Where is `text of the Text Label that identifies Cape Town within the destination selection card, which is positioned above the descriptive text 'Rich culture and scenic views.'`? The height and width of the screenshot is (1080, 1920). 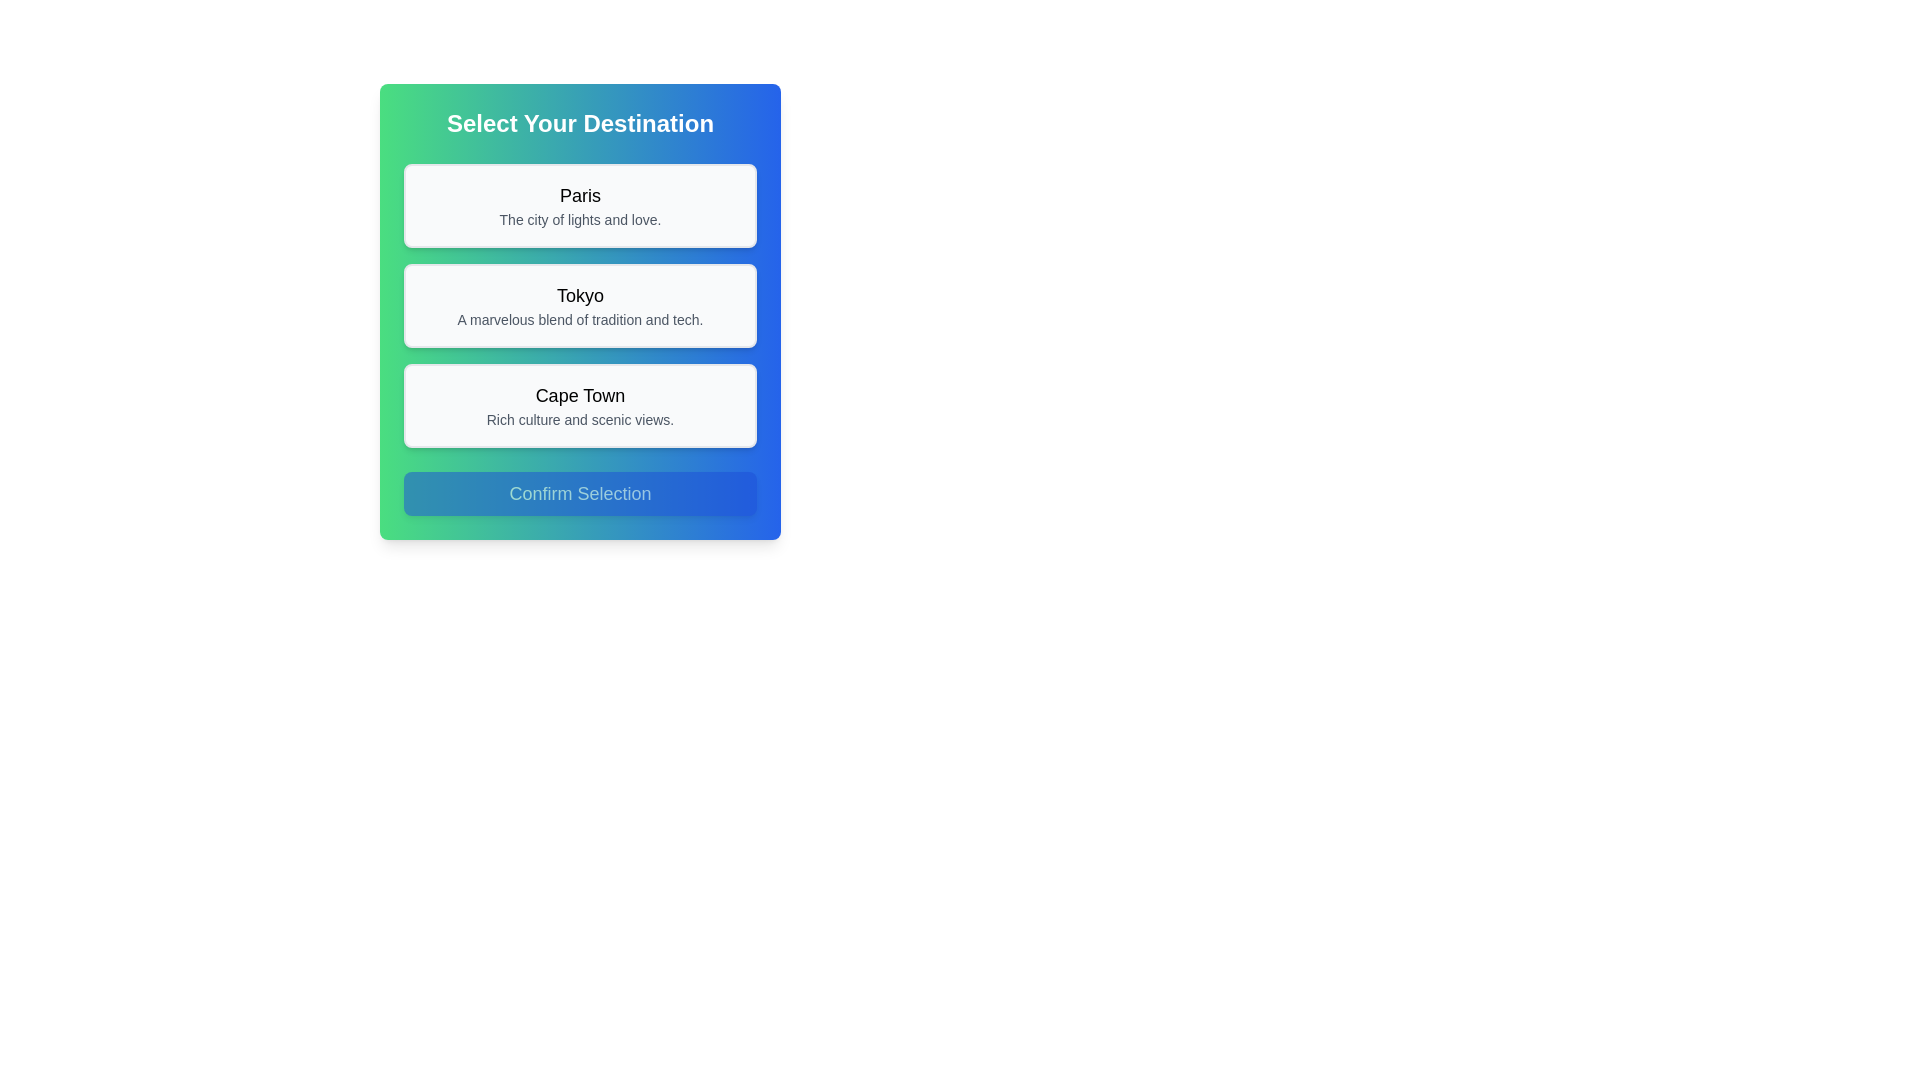
text of the Text Label that identifies Cape Town within the destination selection card, which is positioned above the descriptive text 'Rich culture and scenic views.' is located at coordinates (579, 396).